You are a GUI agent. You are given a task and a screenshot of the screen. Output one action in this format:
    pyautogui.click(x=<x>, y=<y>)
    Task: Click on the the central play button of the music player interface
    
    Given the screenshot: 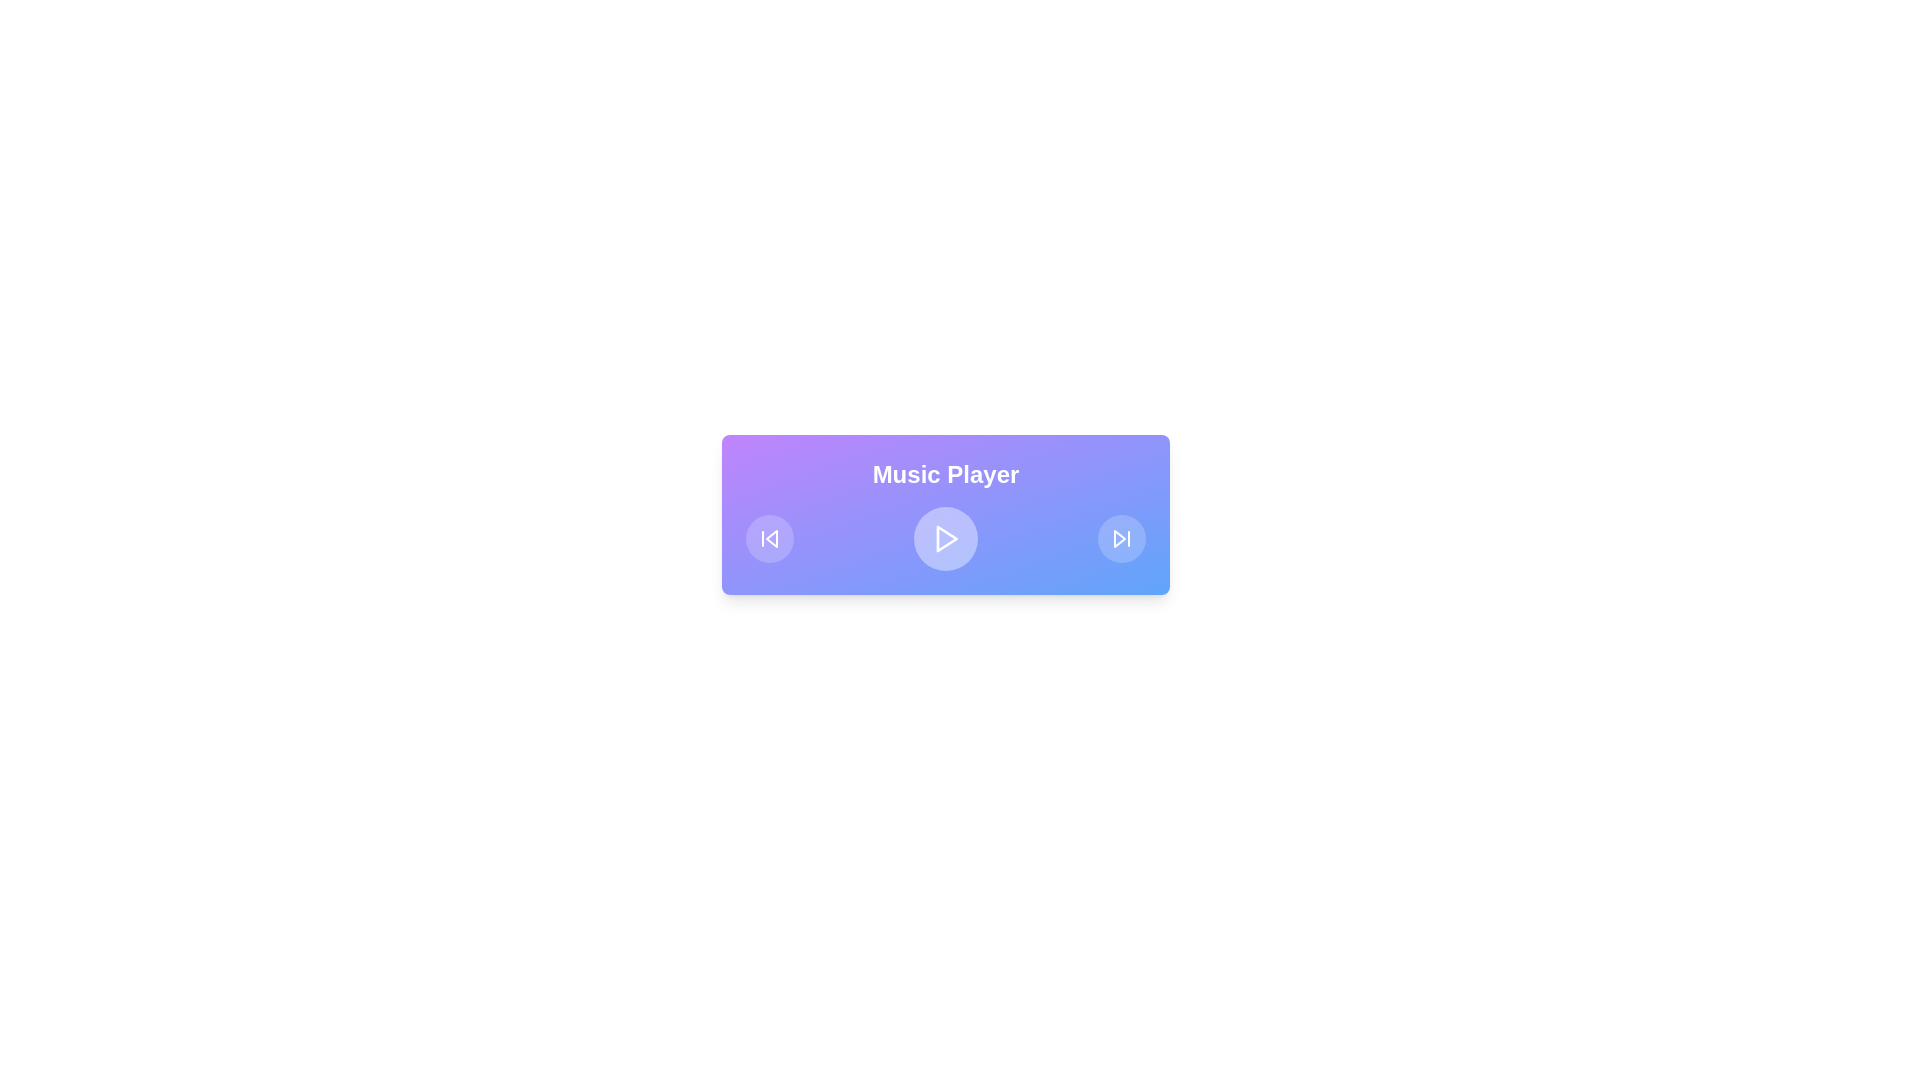 What is the action you would take?
    pyautogui.click(x=944, y=538)
    